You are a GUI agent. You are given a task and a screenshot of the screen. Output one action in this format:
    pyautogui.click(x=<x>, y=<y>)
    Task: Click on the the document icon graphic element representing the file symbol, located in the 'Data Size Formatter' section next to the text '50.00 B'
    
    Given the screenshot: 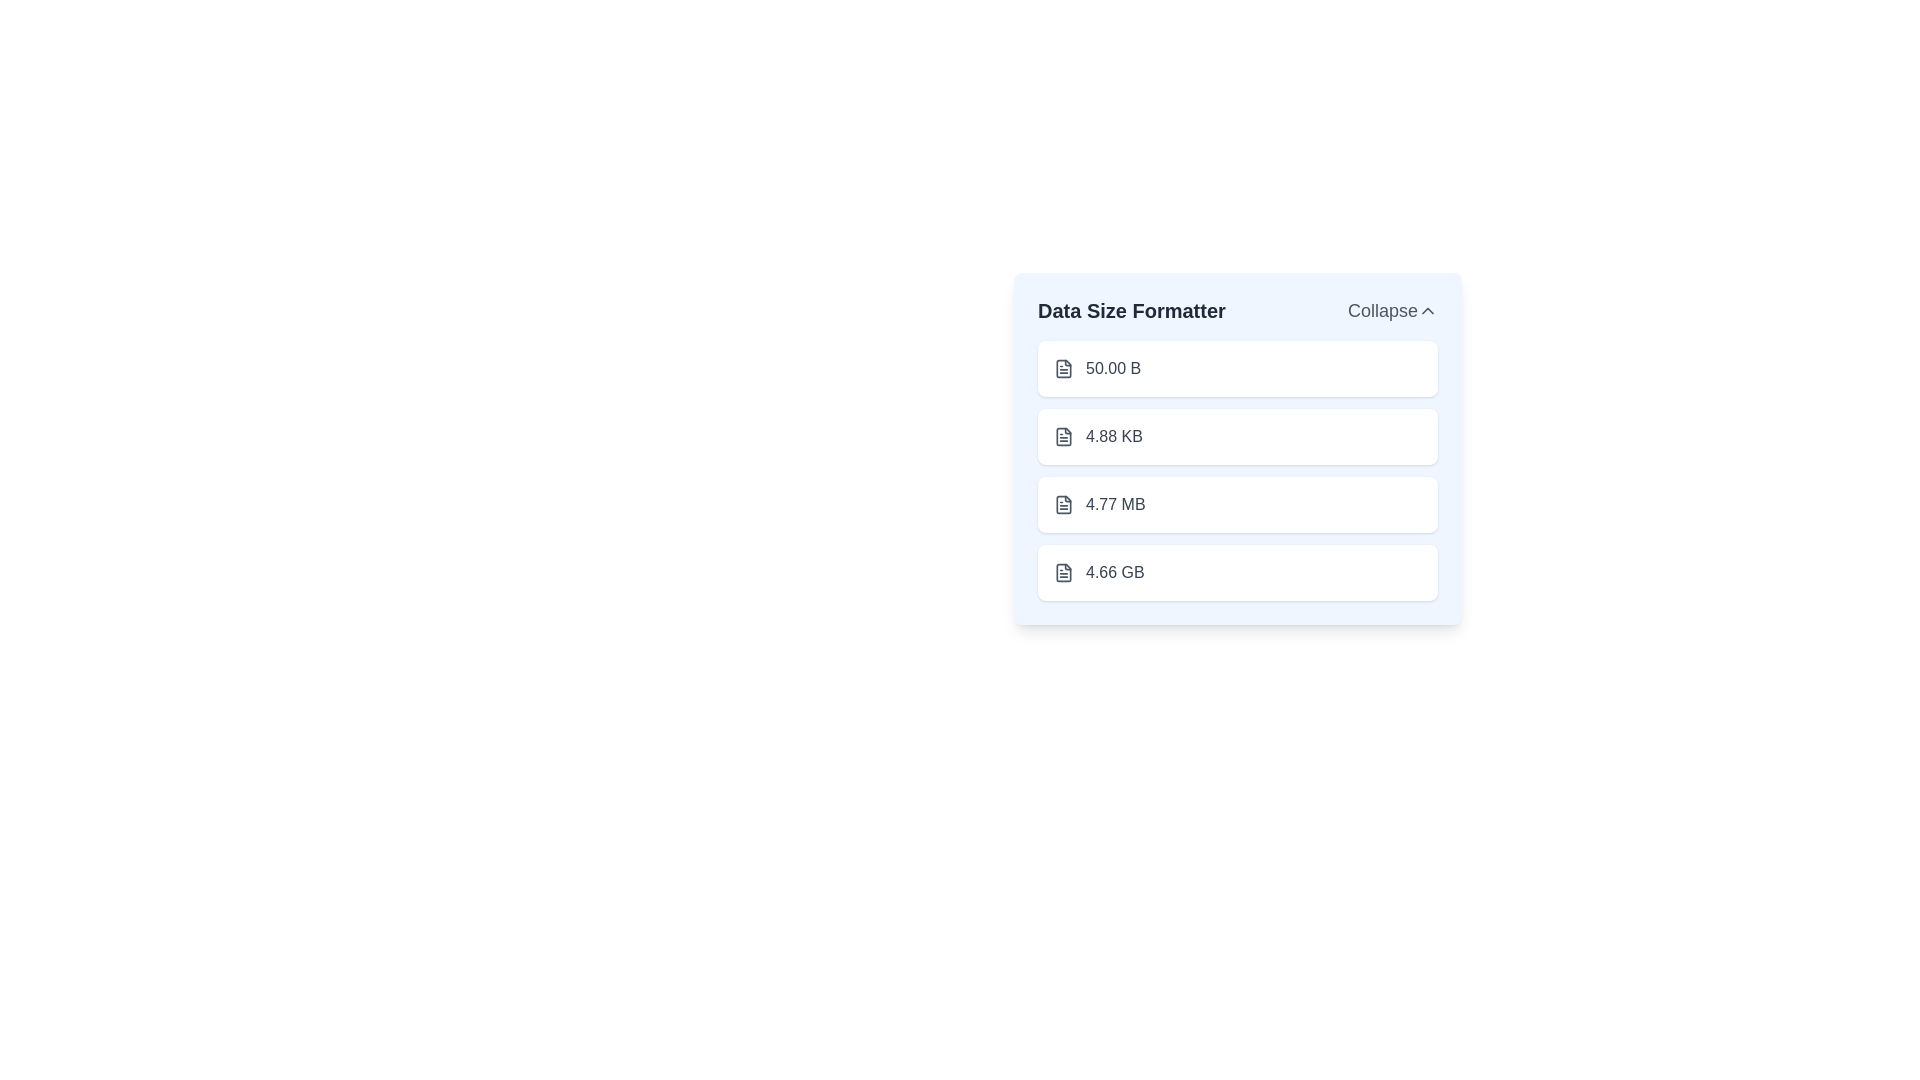 What is the action you would take?
    pyautogui.click(x=1063, y=369)
    